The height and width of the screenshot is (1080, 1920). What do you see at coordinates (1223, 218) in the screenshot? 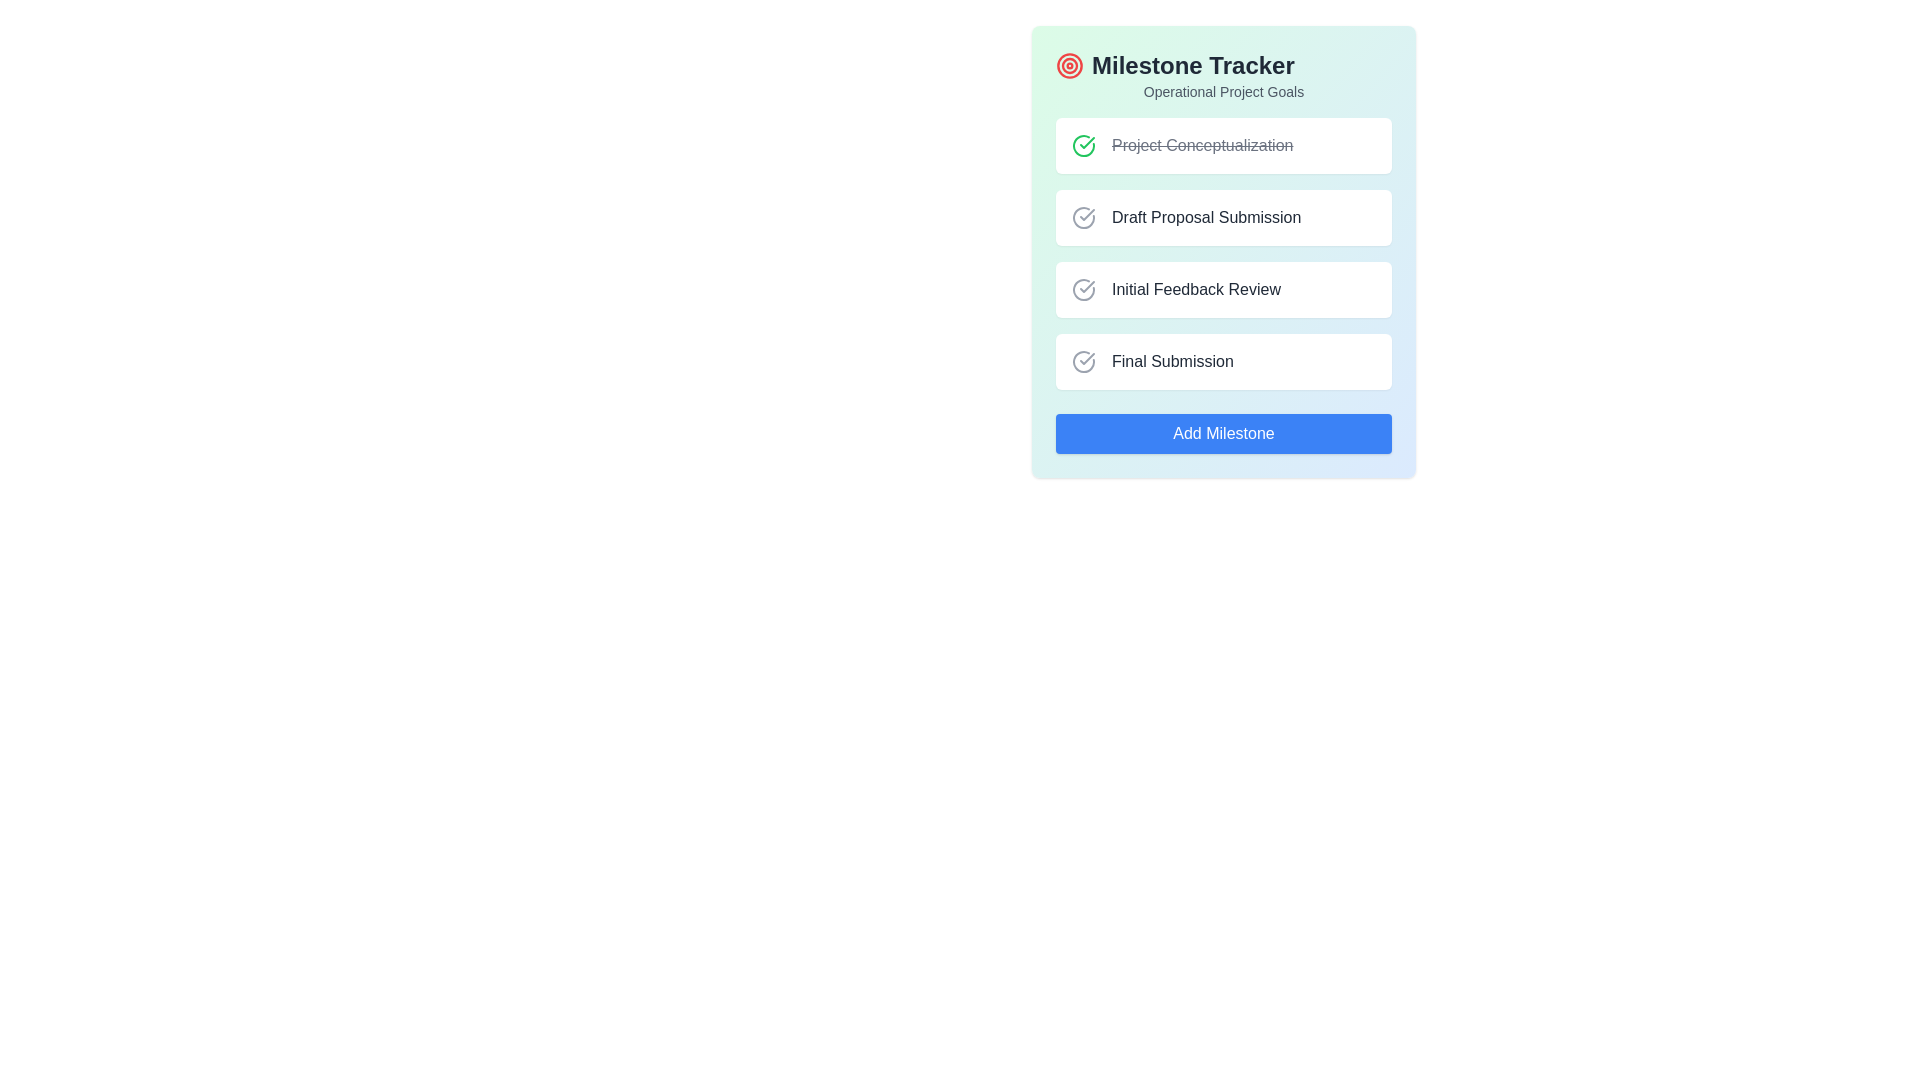
I see `text of the milestone step element containing 'Draft Proposal Submission', which is the second item in the milestone tracker list` at bounding box center [1223, 218].